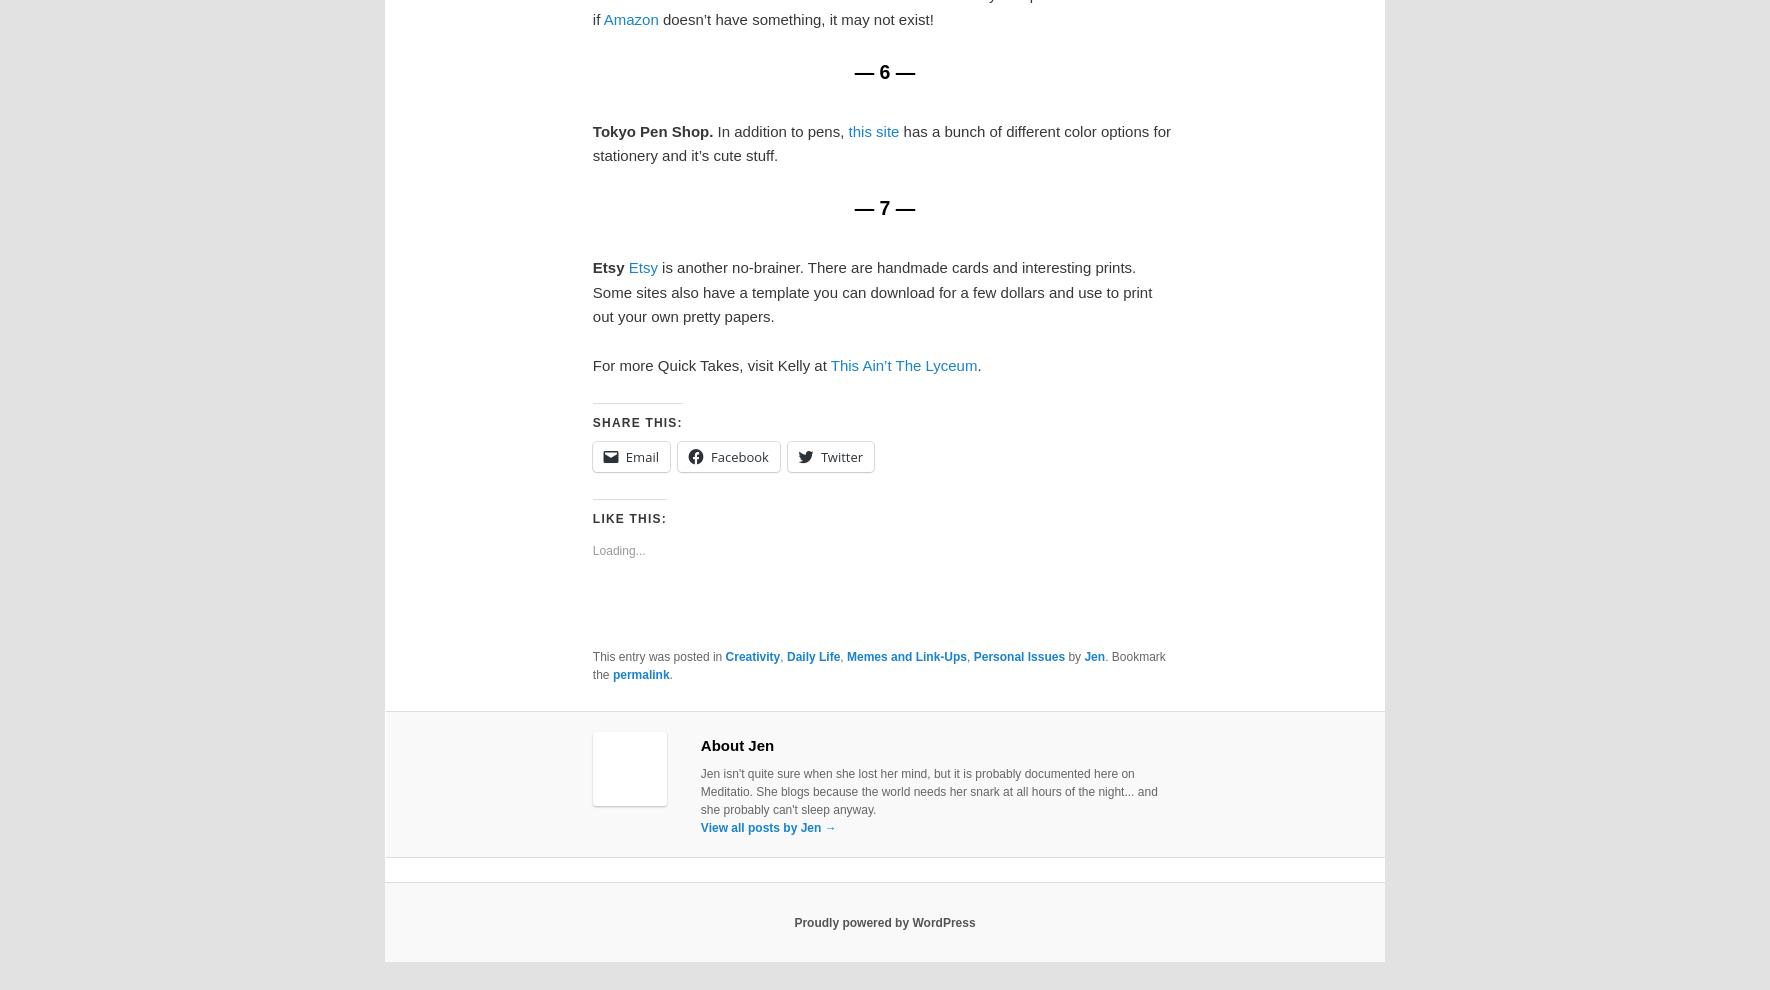 Image resolution: width=1770 pixels, height=990 pixels. What do you see at coordinates (1074, 656) in the screenshot?
I see `'by'` at bounding box center [1074, 656].